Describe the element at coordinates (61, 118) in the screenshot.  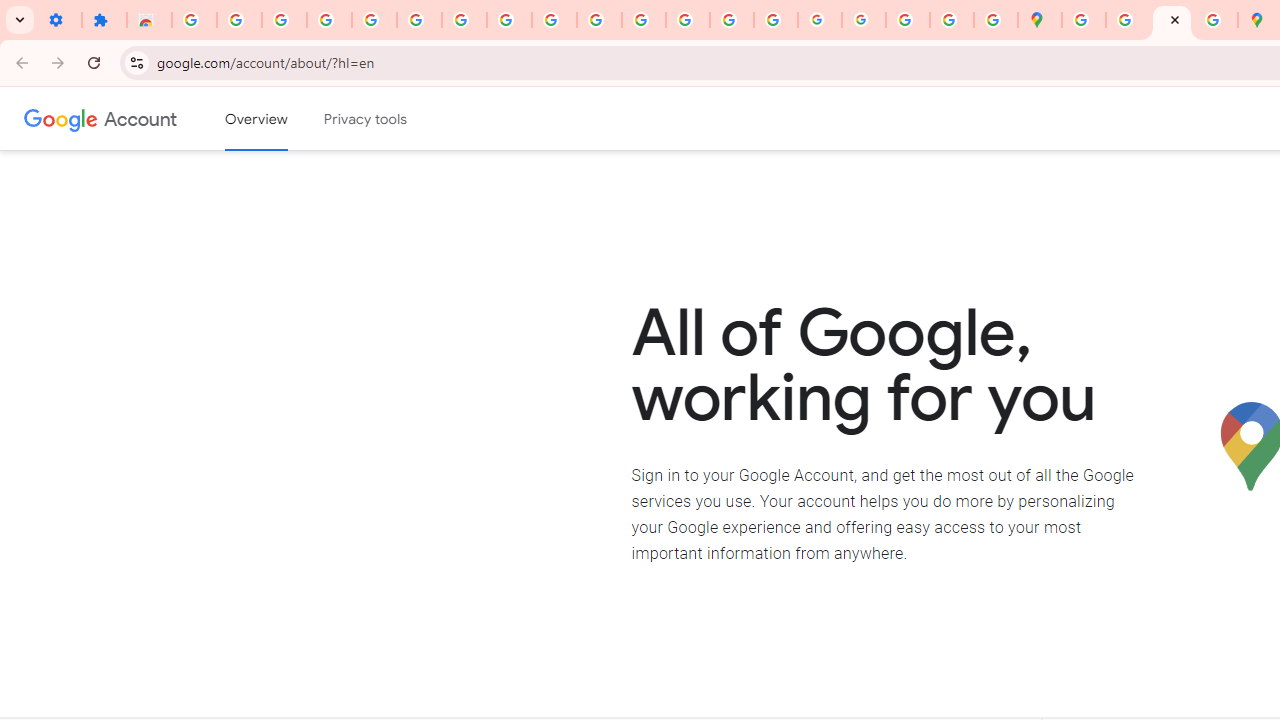
I see `'Google logo'` at that location.